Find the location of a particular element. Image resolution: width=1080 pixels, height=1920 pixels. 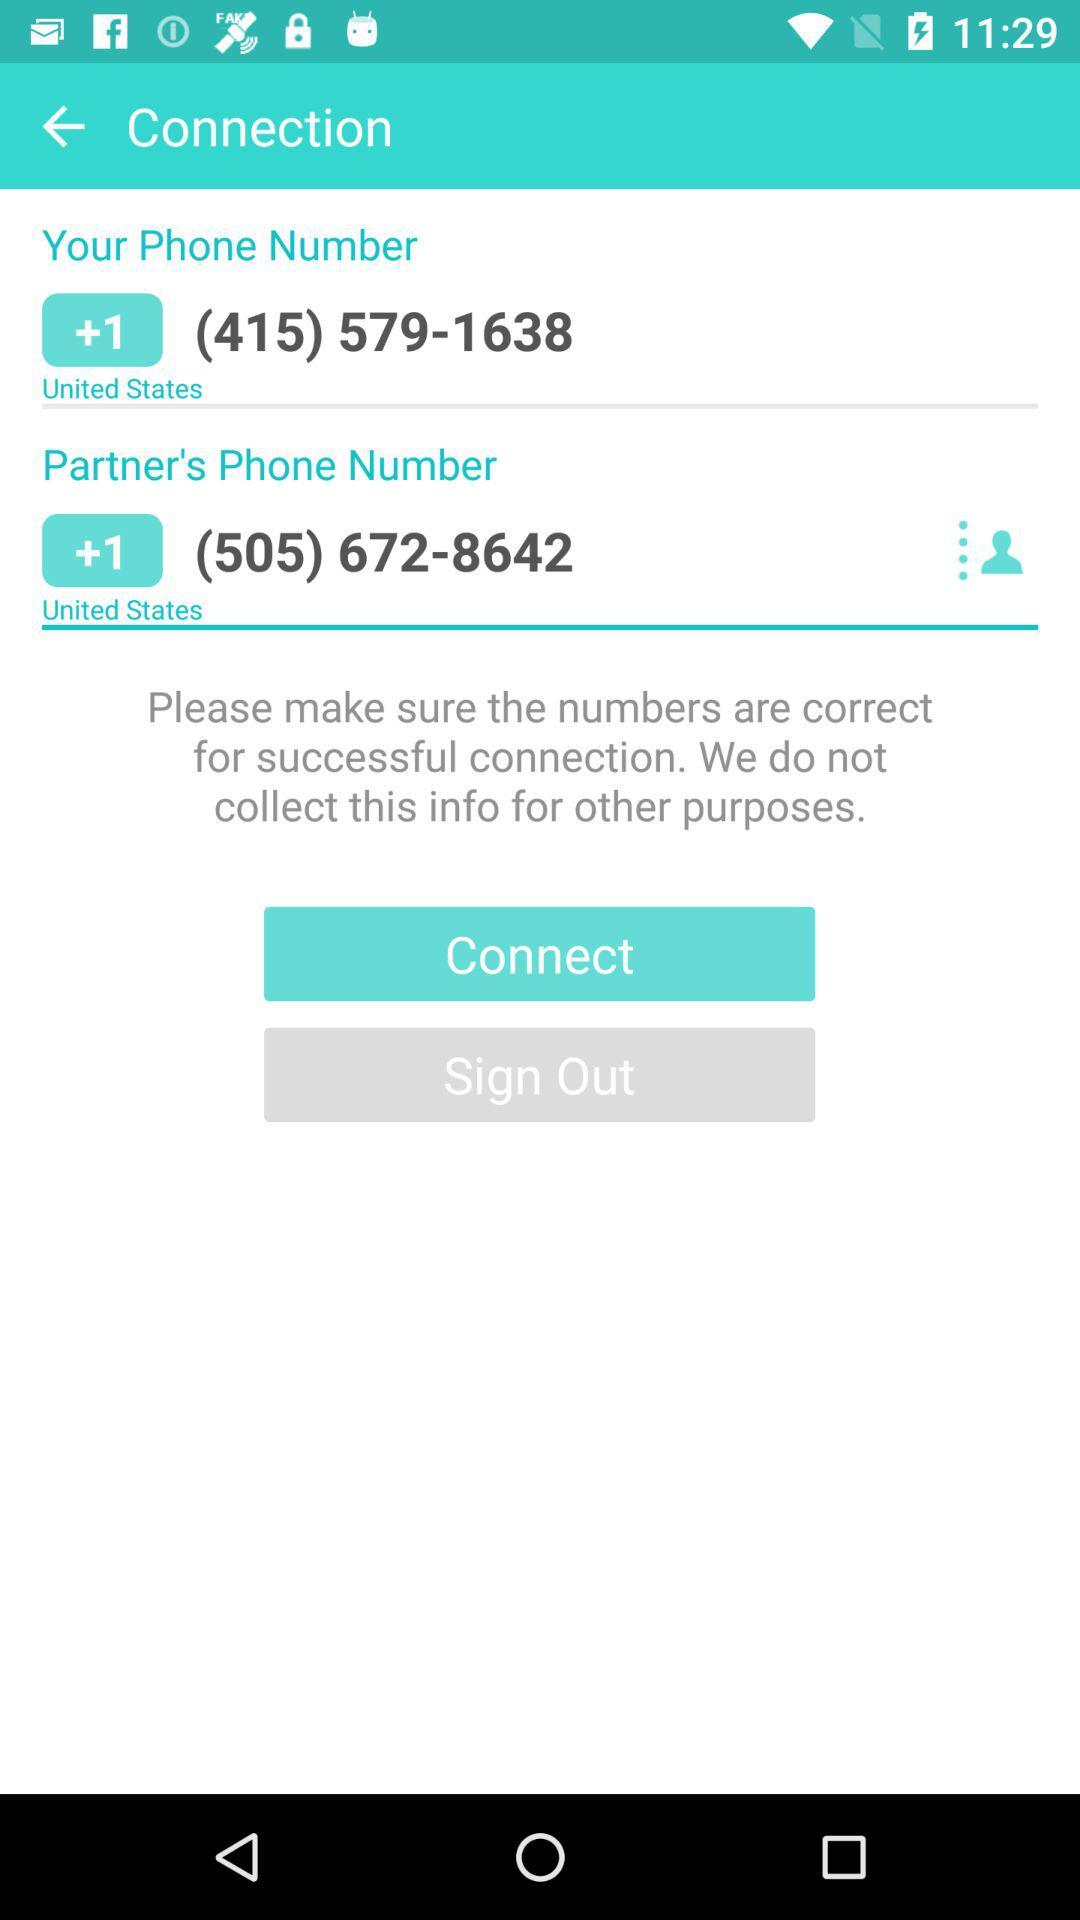

the item next to the +1 icon is located at coordinates (384, 330).